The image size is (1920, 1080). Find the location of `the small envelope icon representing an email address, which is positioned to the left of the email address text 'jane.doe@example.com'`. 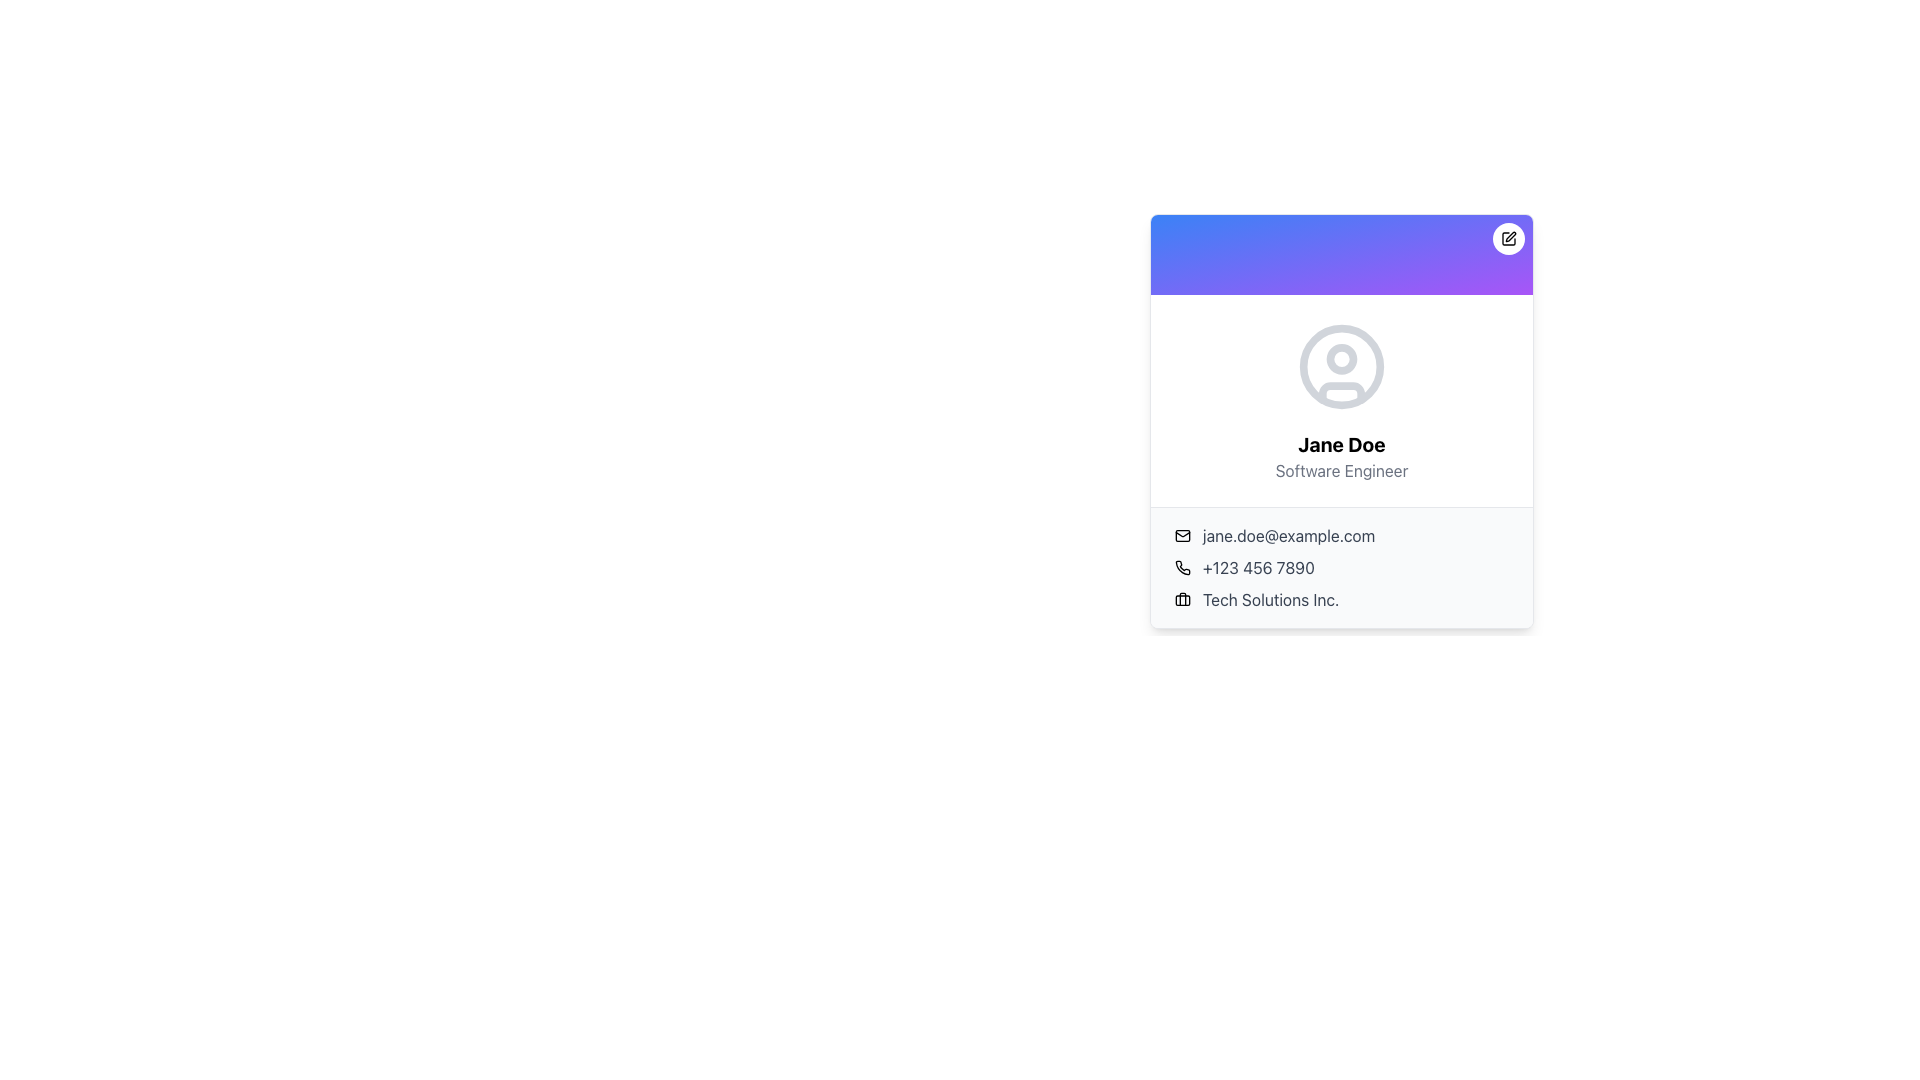

the small envelope icon representing an email address, which is positioned to the left of the email address text 'jane.doe@example.com' is located at coordinates (1182, 535).